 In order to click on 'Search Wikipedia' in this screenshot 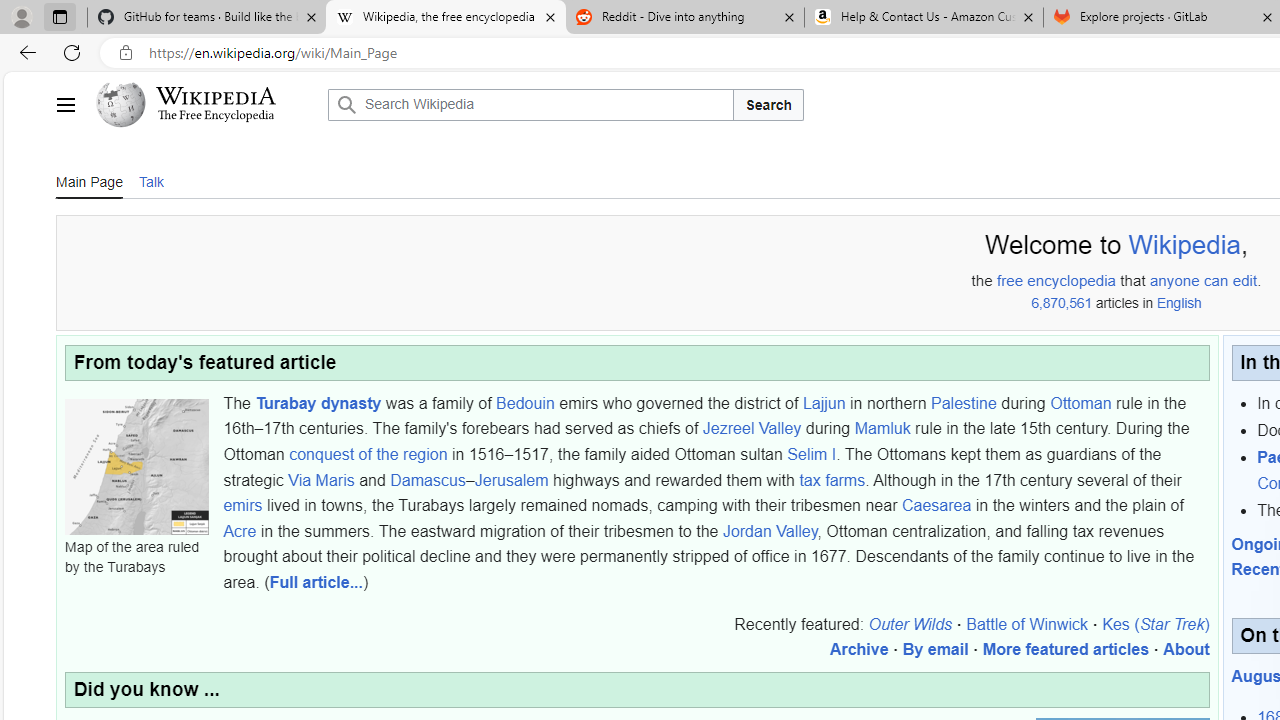, I will do `click(531, 105)`.